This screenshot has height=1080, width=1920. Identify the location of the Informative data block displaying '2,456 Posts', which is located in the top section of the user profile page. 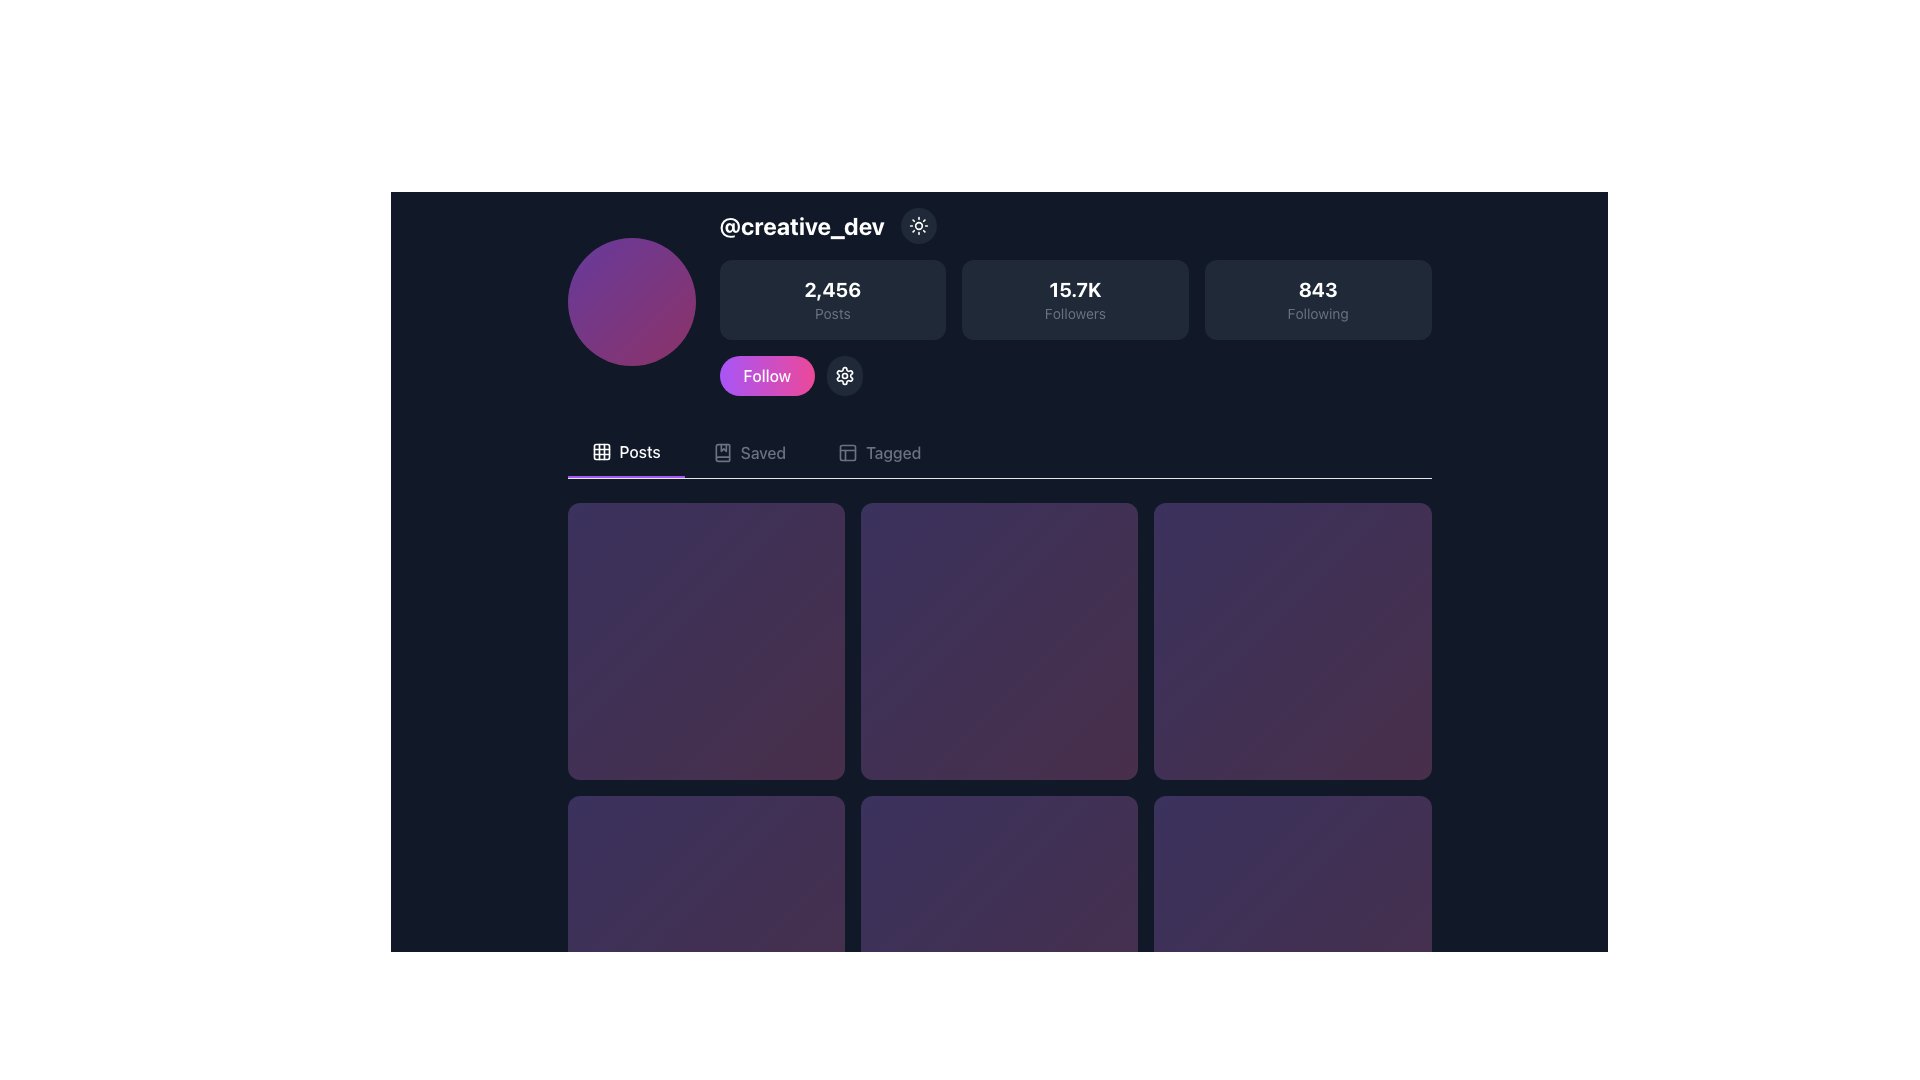
(832, 300).